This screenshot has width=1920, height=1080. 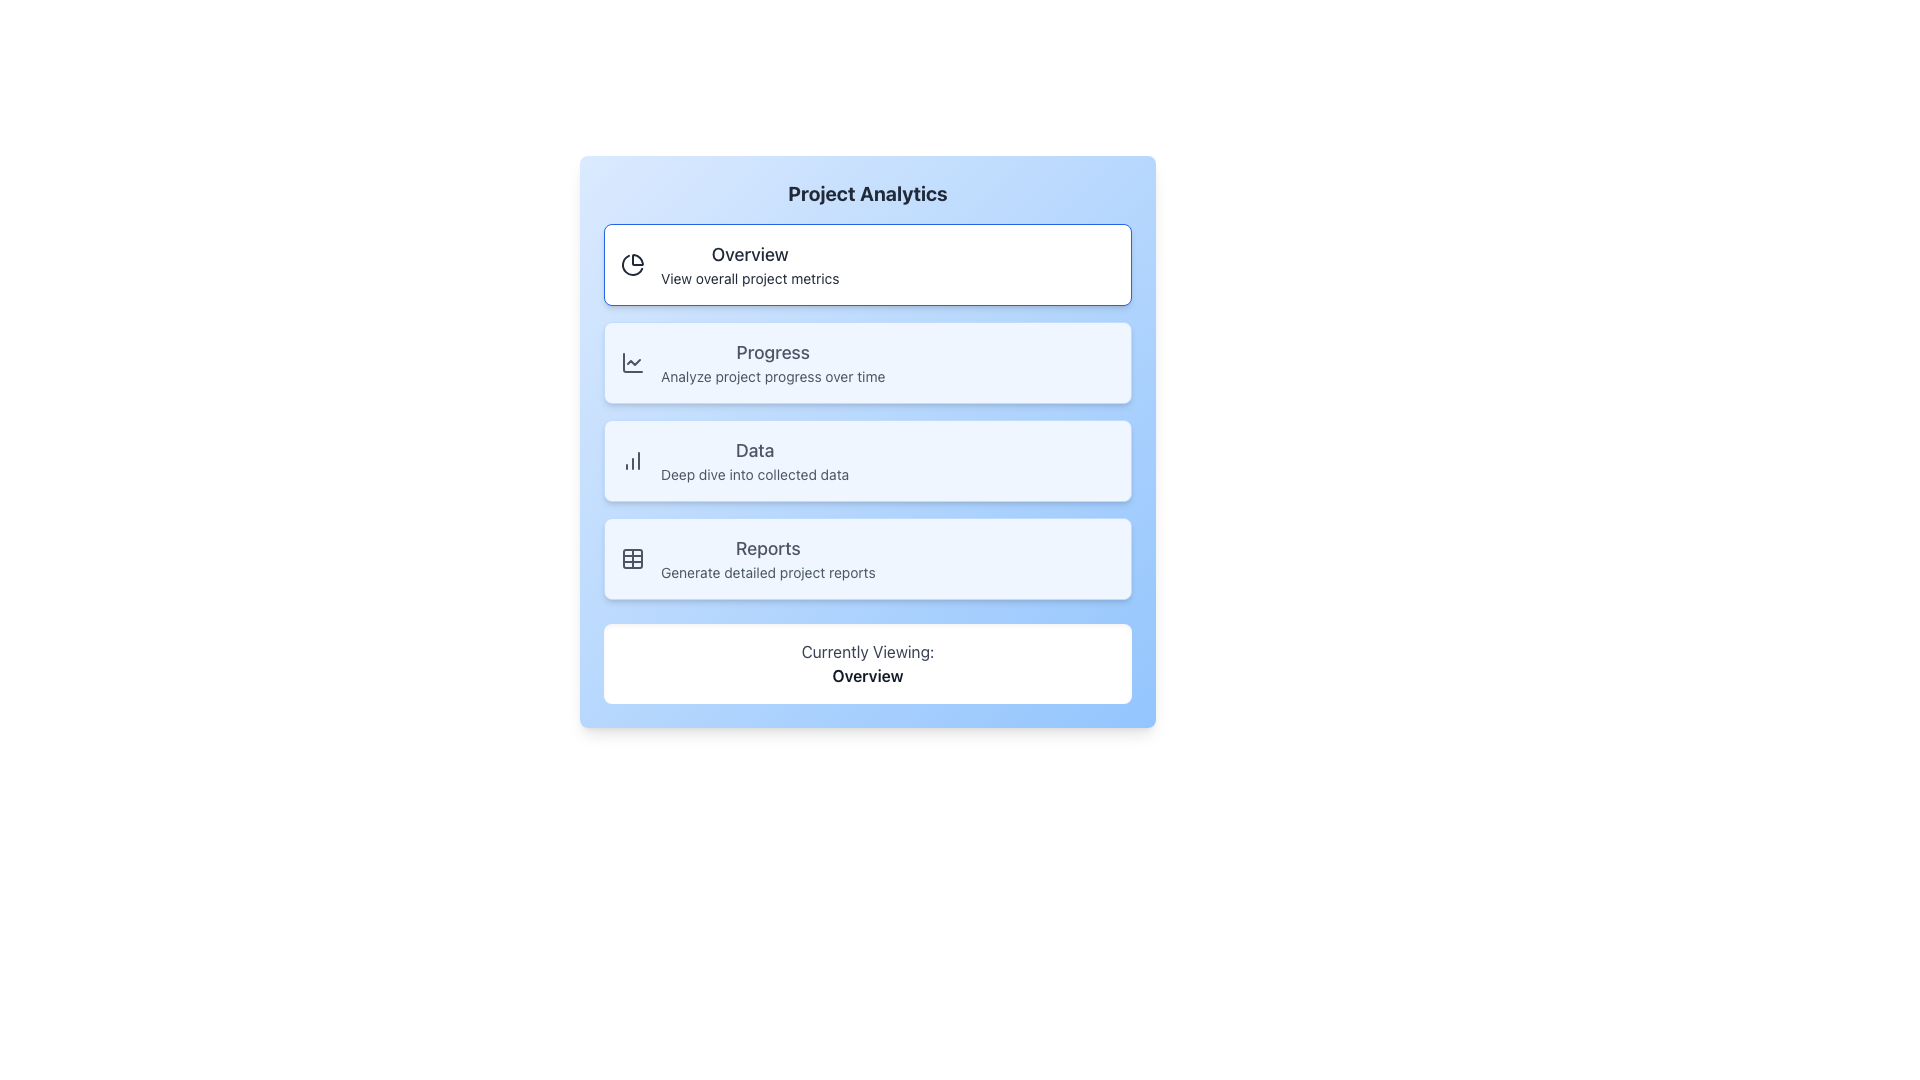 What do you see at coordinates (632, 559) in the screenshot?
I see `the table grid icon located to the left of the 'Reports' button in the vertical navigation interface` at bounding box center [632, 559].